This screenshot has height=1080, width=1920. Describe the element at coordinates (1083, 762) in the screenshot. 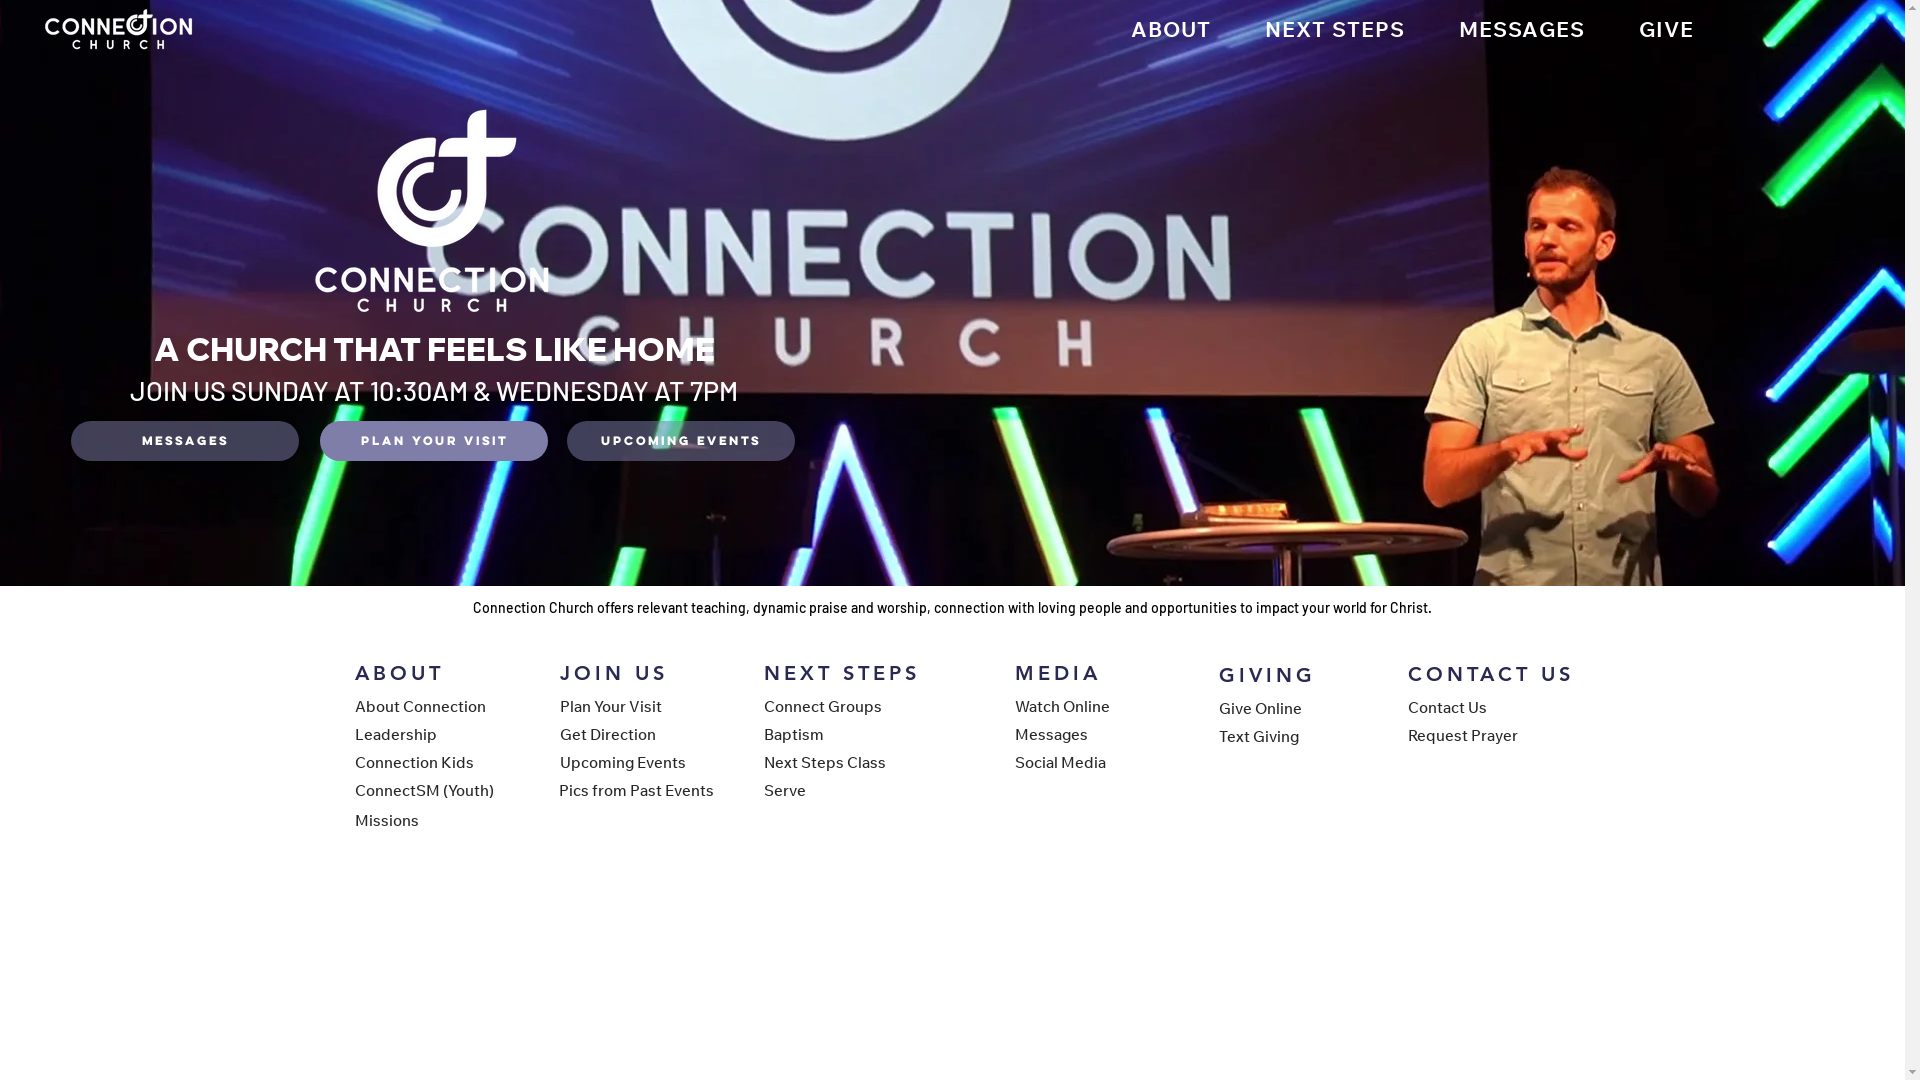

I see `'Social Media'` at that location.